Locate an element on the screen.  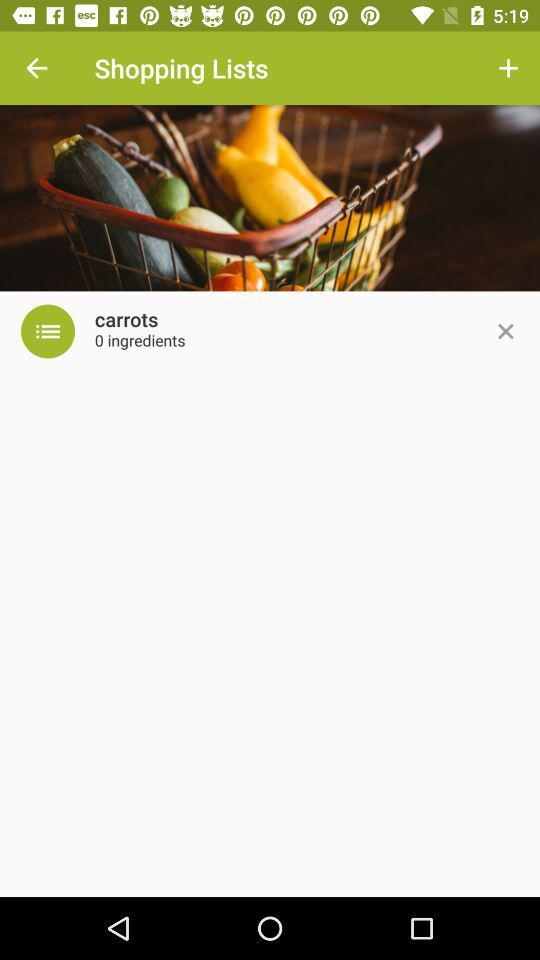
the icon above 0 ingredients is located at coordinates (126, 320).